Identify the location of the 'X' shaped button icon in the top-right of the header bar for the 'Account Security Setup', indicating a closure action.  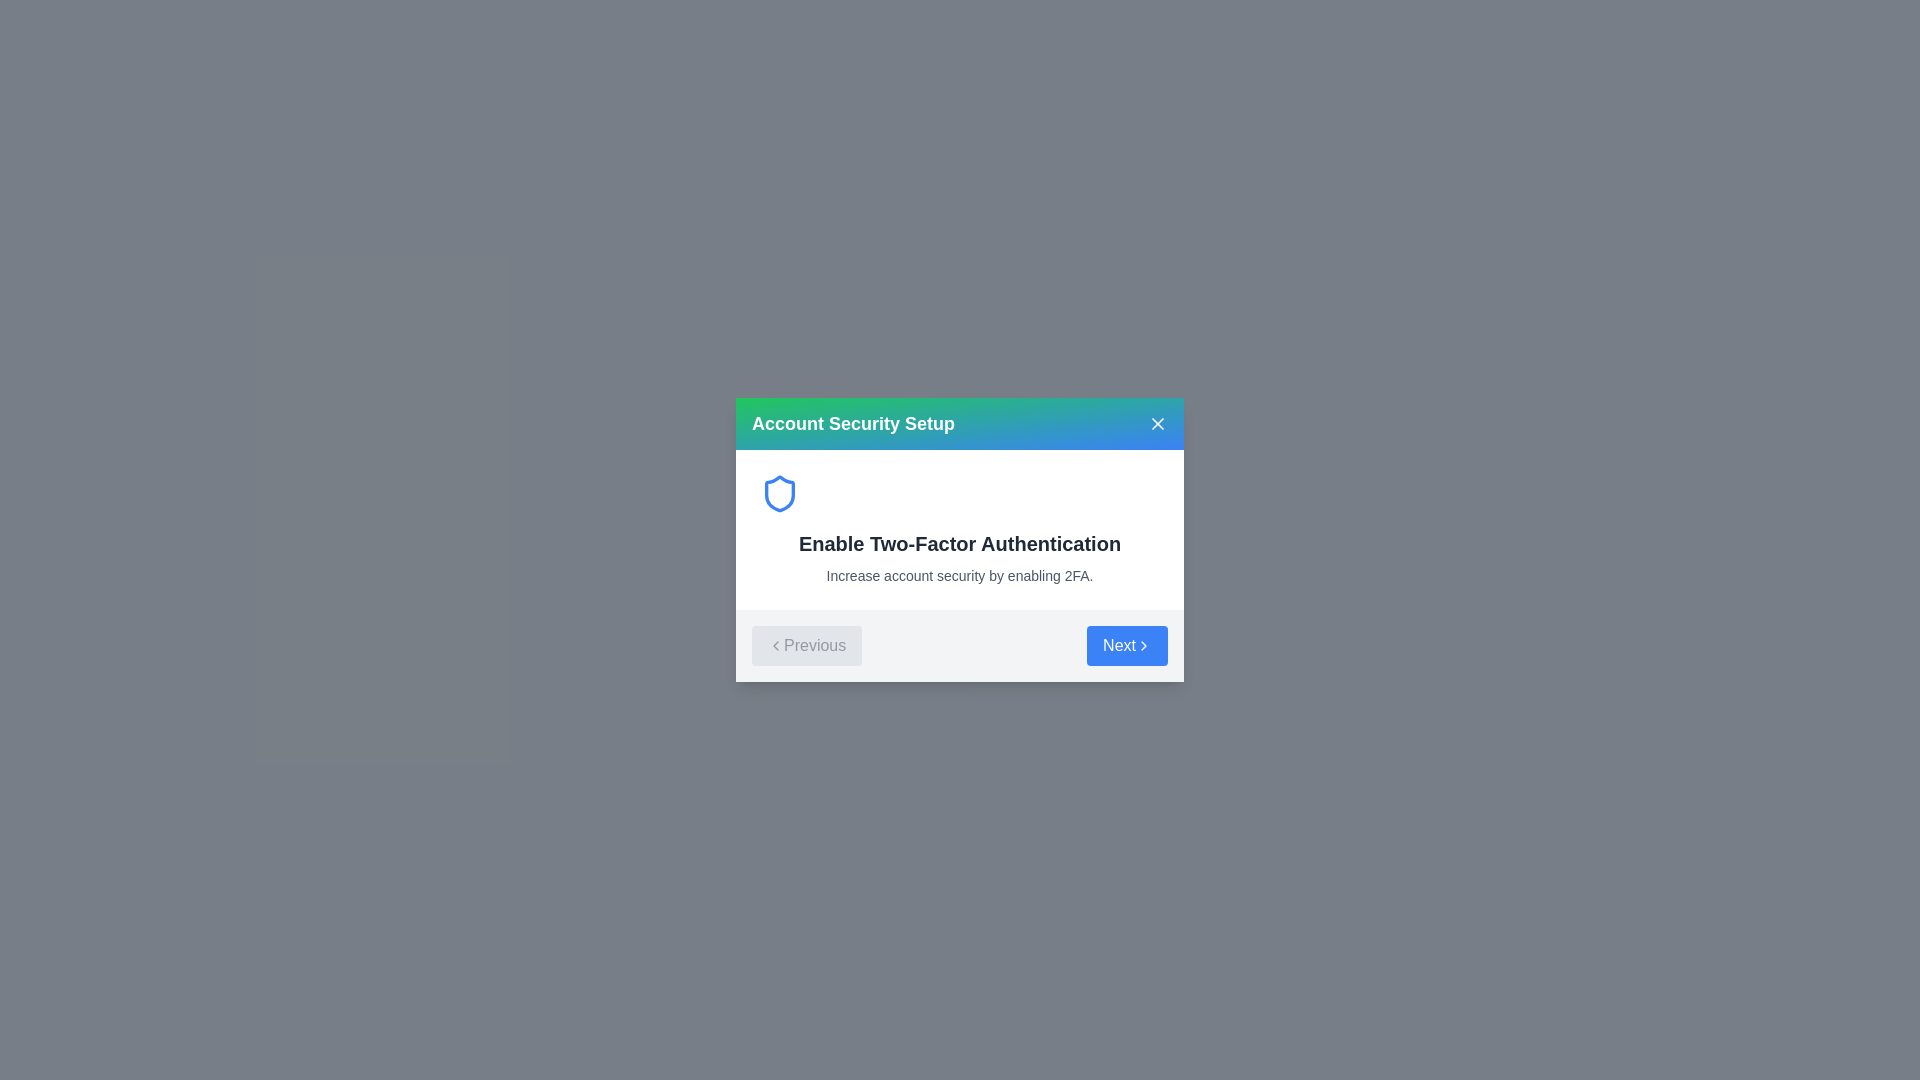
(1157, 423).